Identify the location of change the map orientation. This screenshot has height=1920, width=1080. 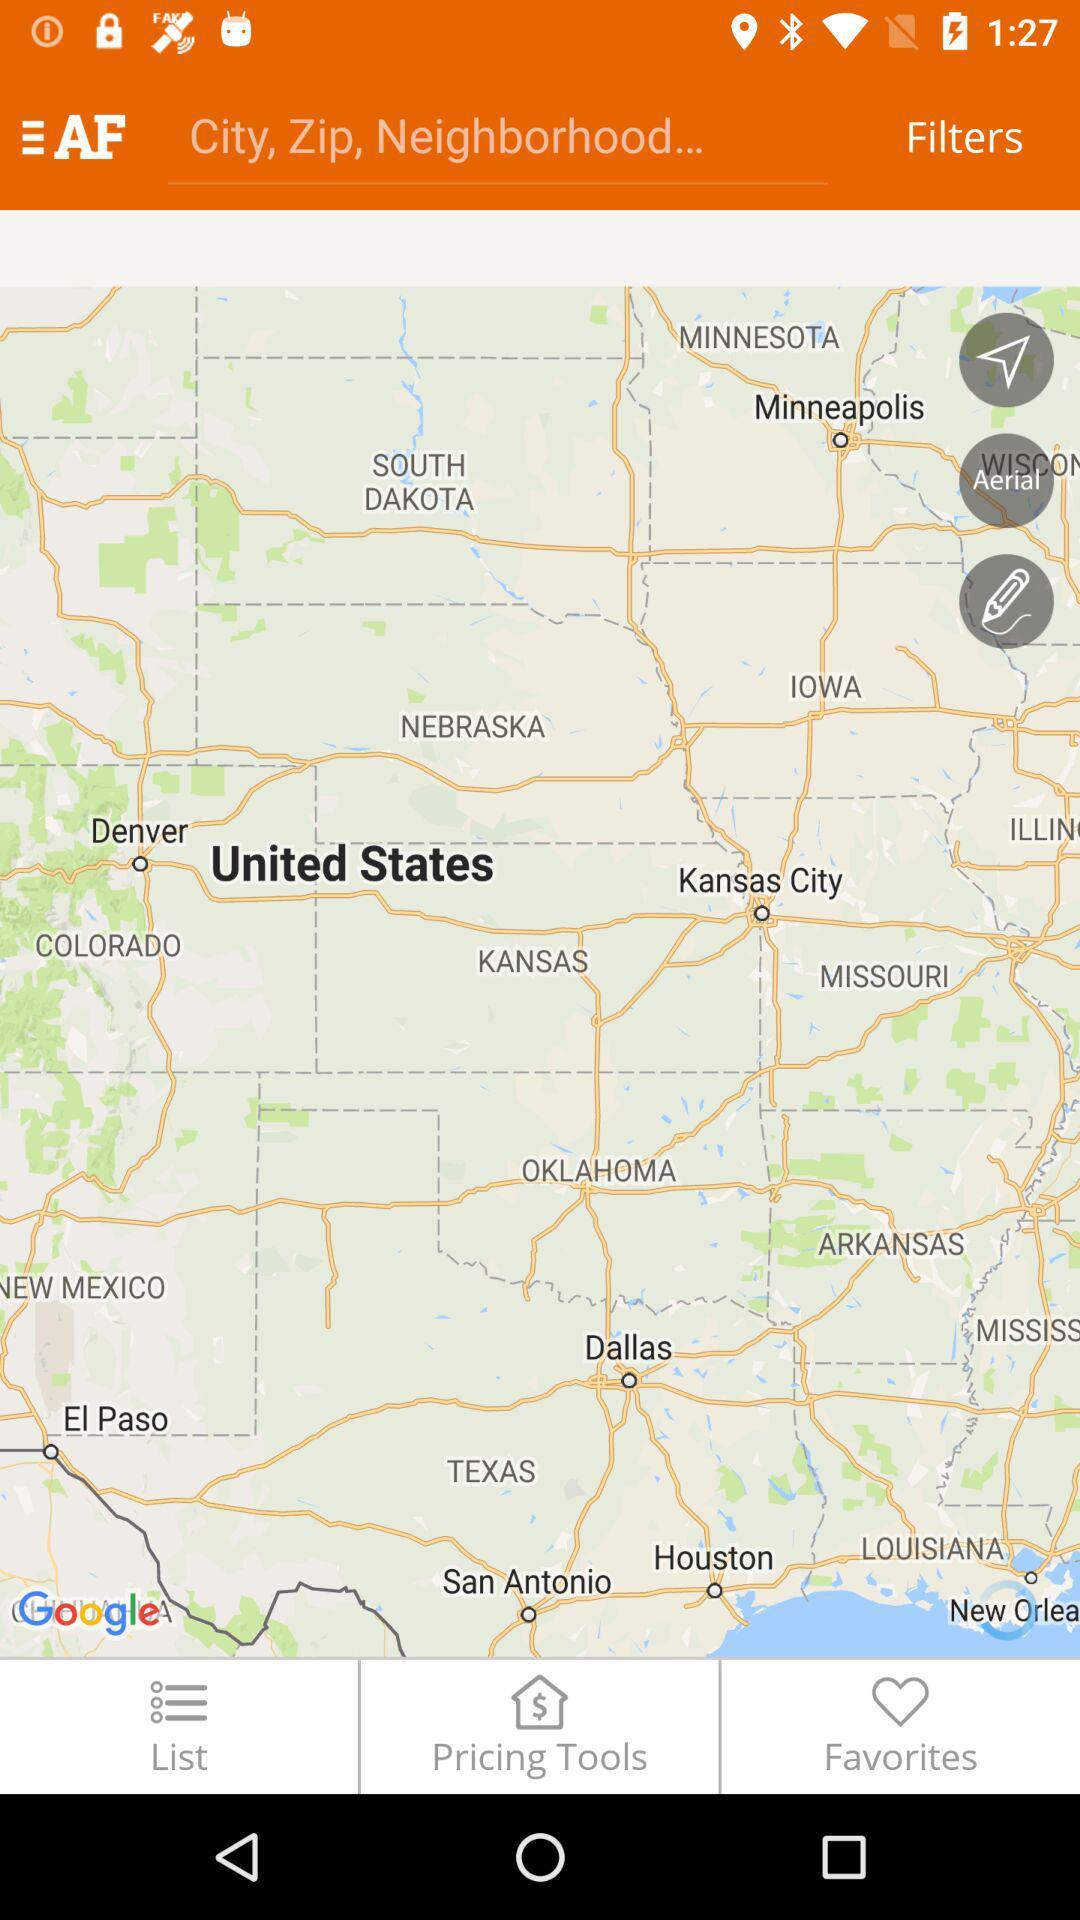
(1006, 360).